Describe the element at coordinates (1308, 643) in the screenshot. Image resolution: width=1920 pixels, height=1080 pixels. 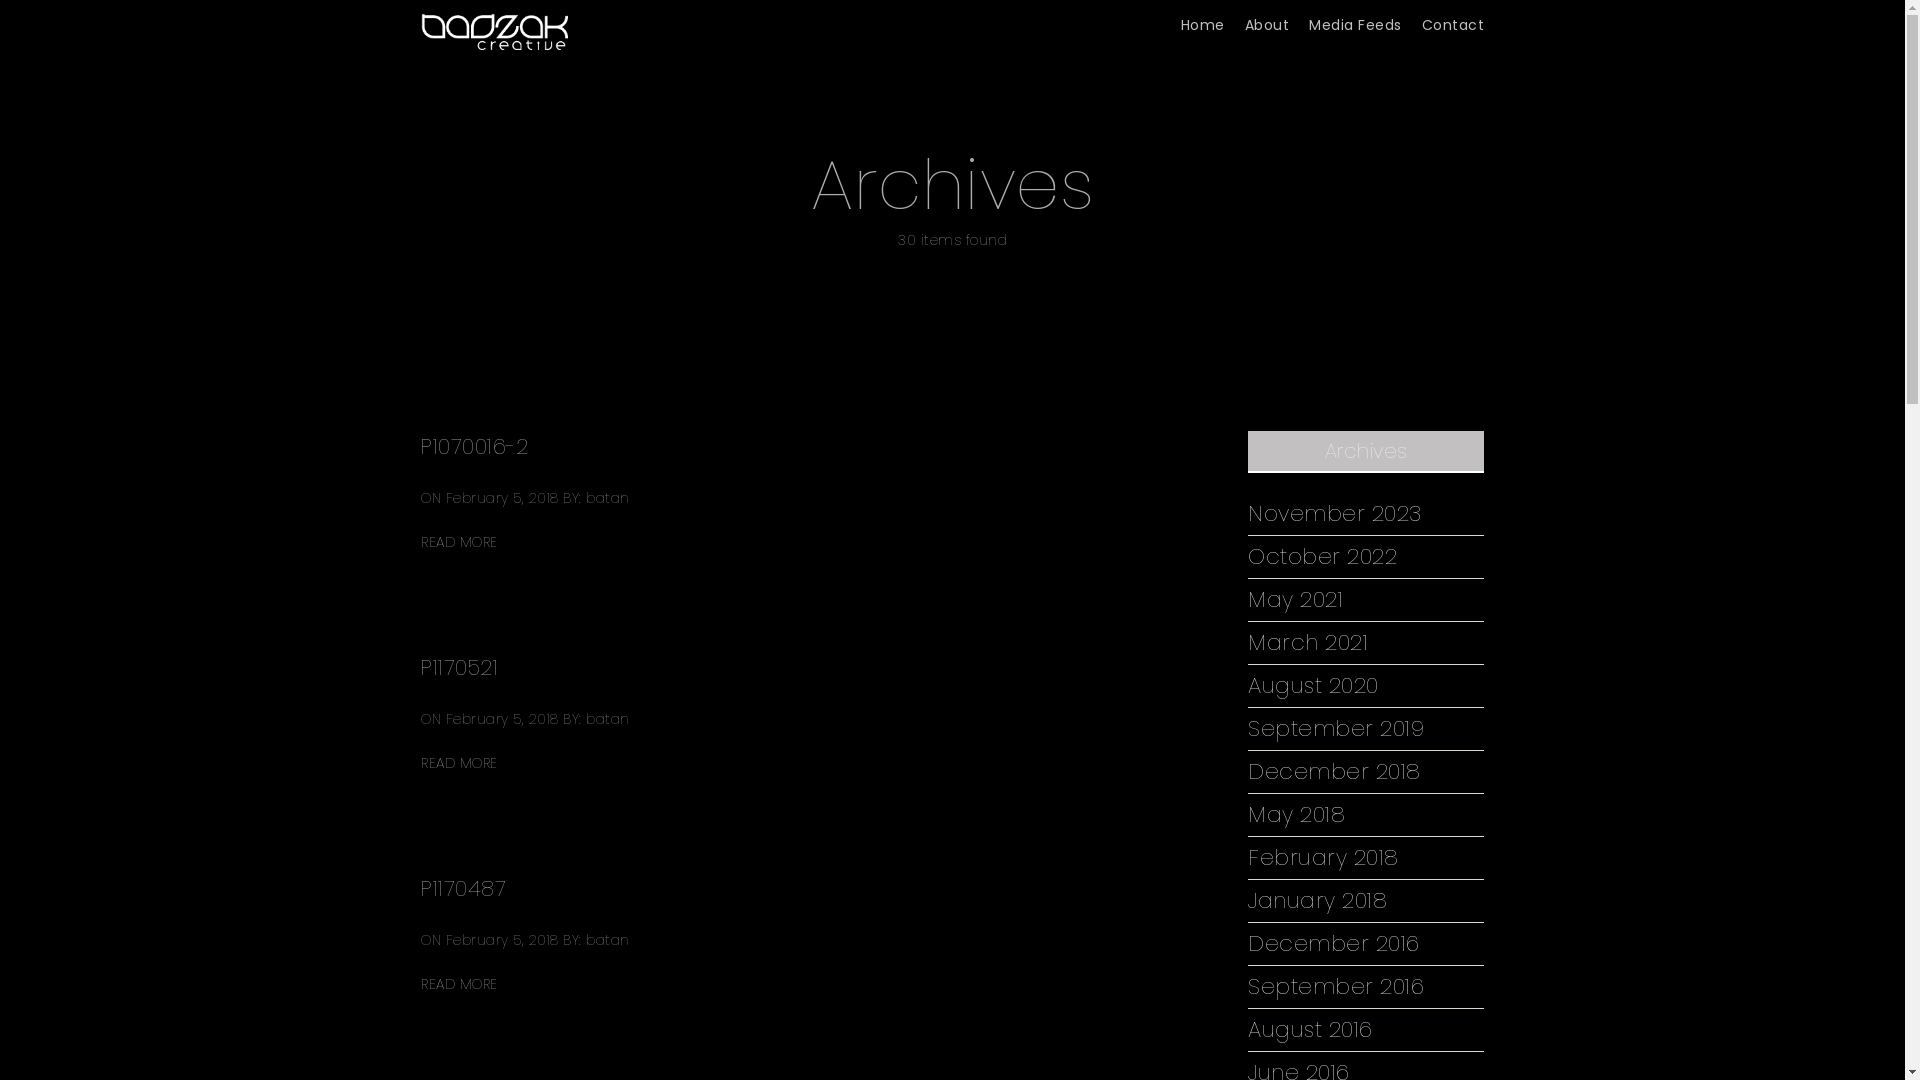
I see `'March 2021'` at that location.